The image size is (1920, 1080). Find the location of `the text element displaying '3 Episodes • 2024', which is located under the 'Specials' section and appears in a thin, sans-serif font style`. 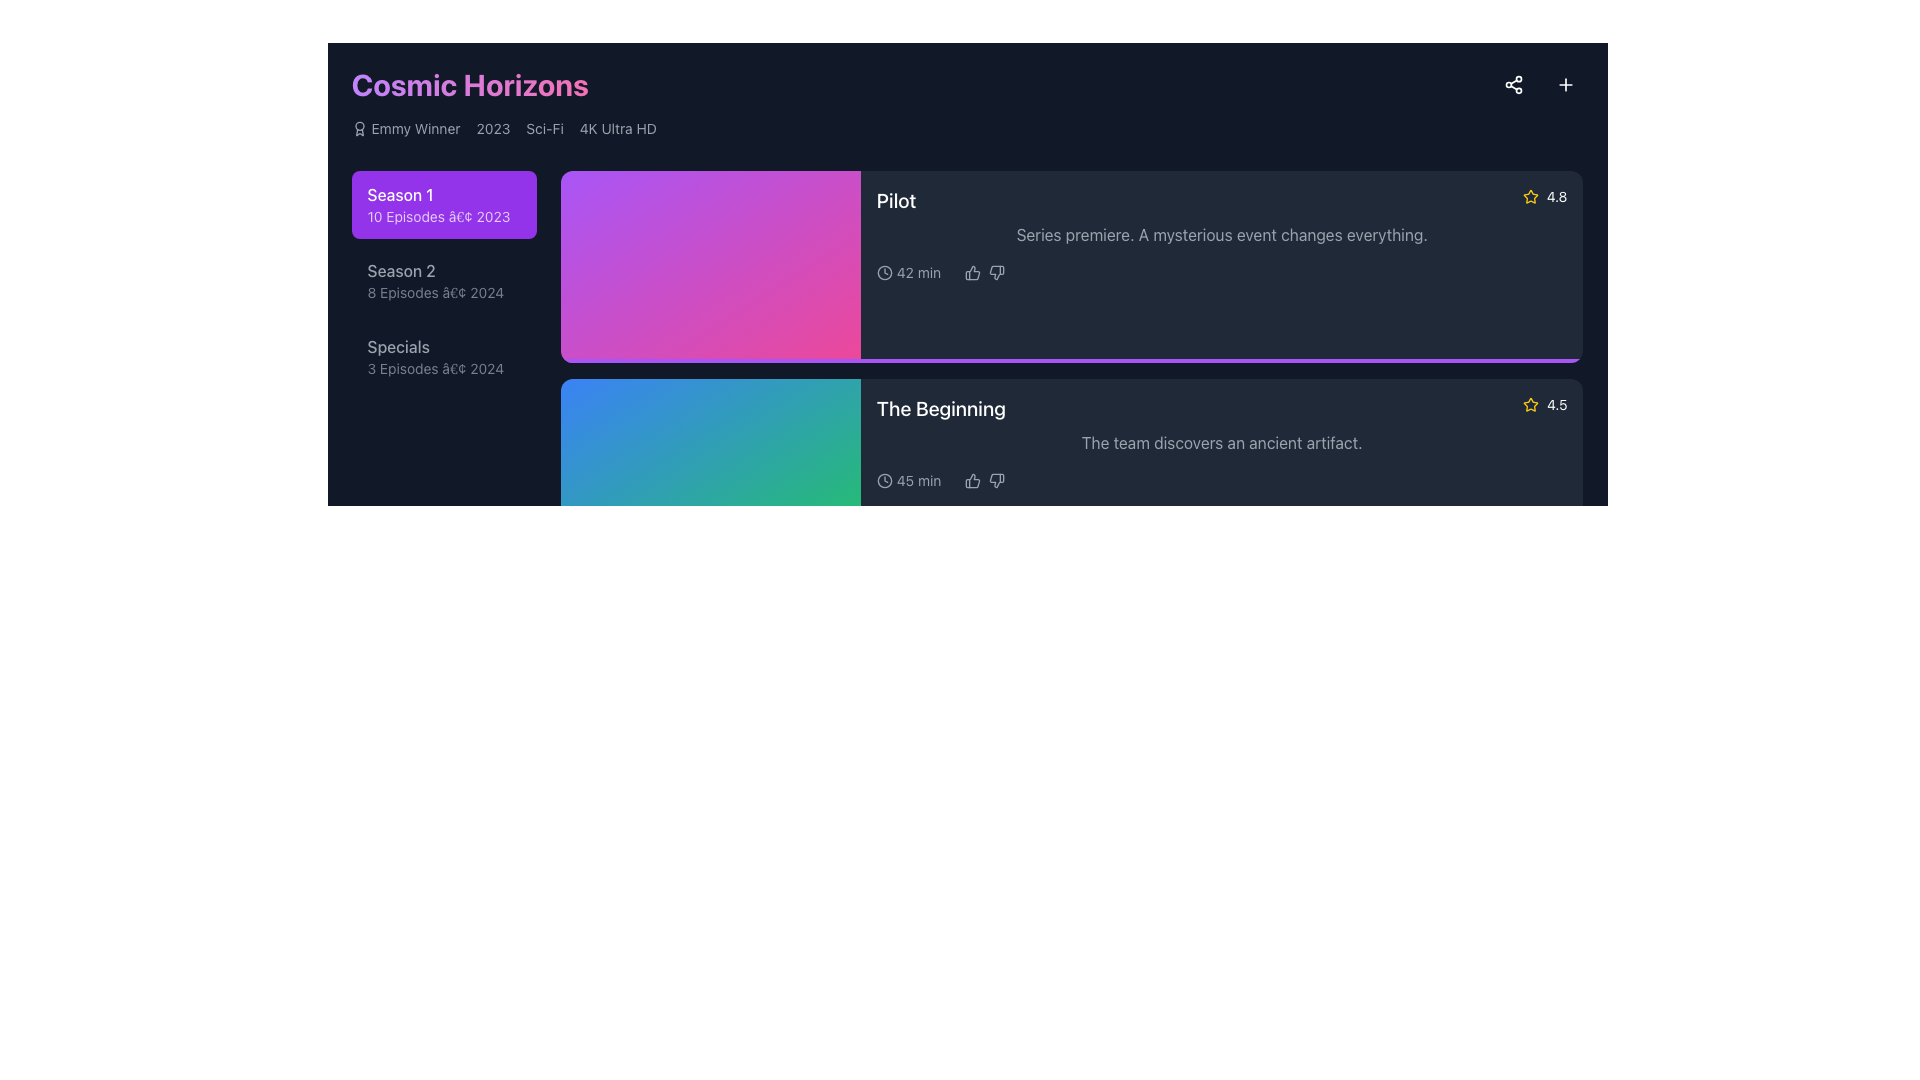

the text element displaying '3 Episodes • 2024', which is located under the 'Specials' section and appears in a thin, sans-serif font style is located at coordinates (443, 369).